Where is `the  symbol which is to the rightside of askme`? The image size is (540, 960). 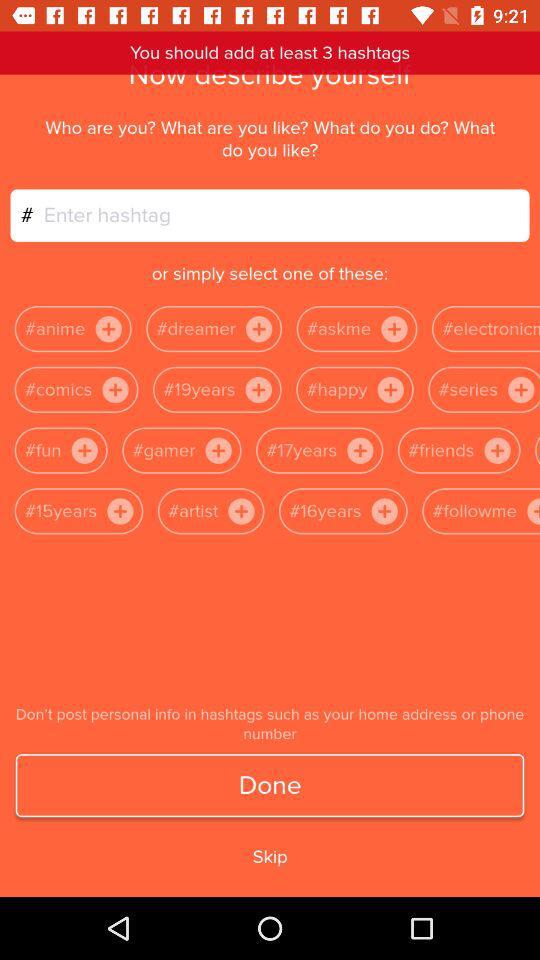
the  symbol which is to the rightside of askme is located at coordinates (393, 328).